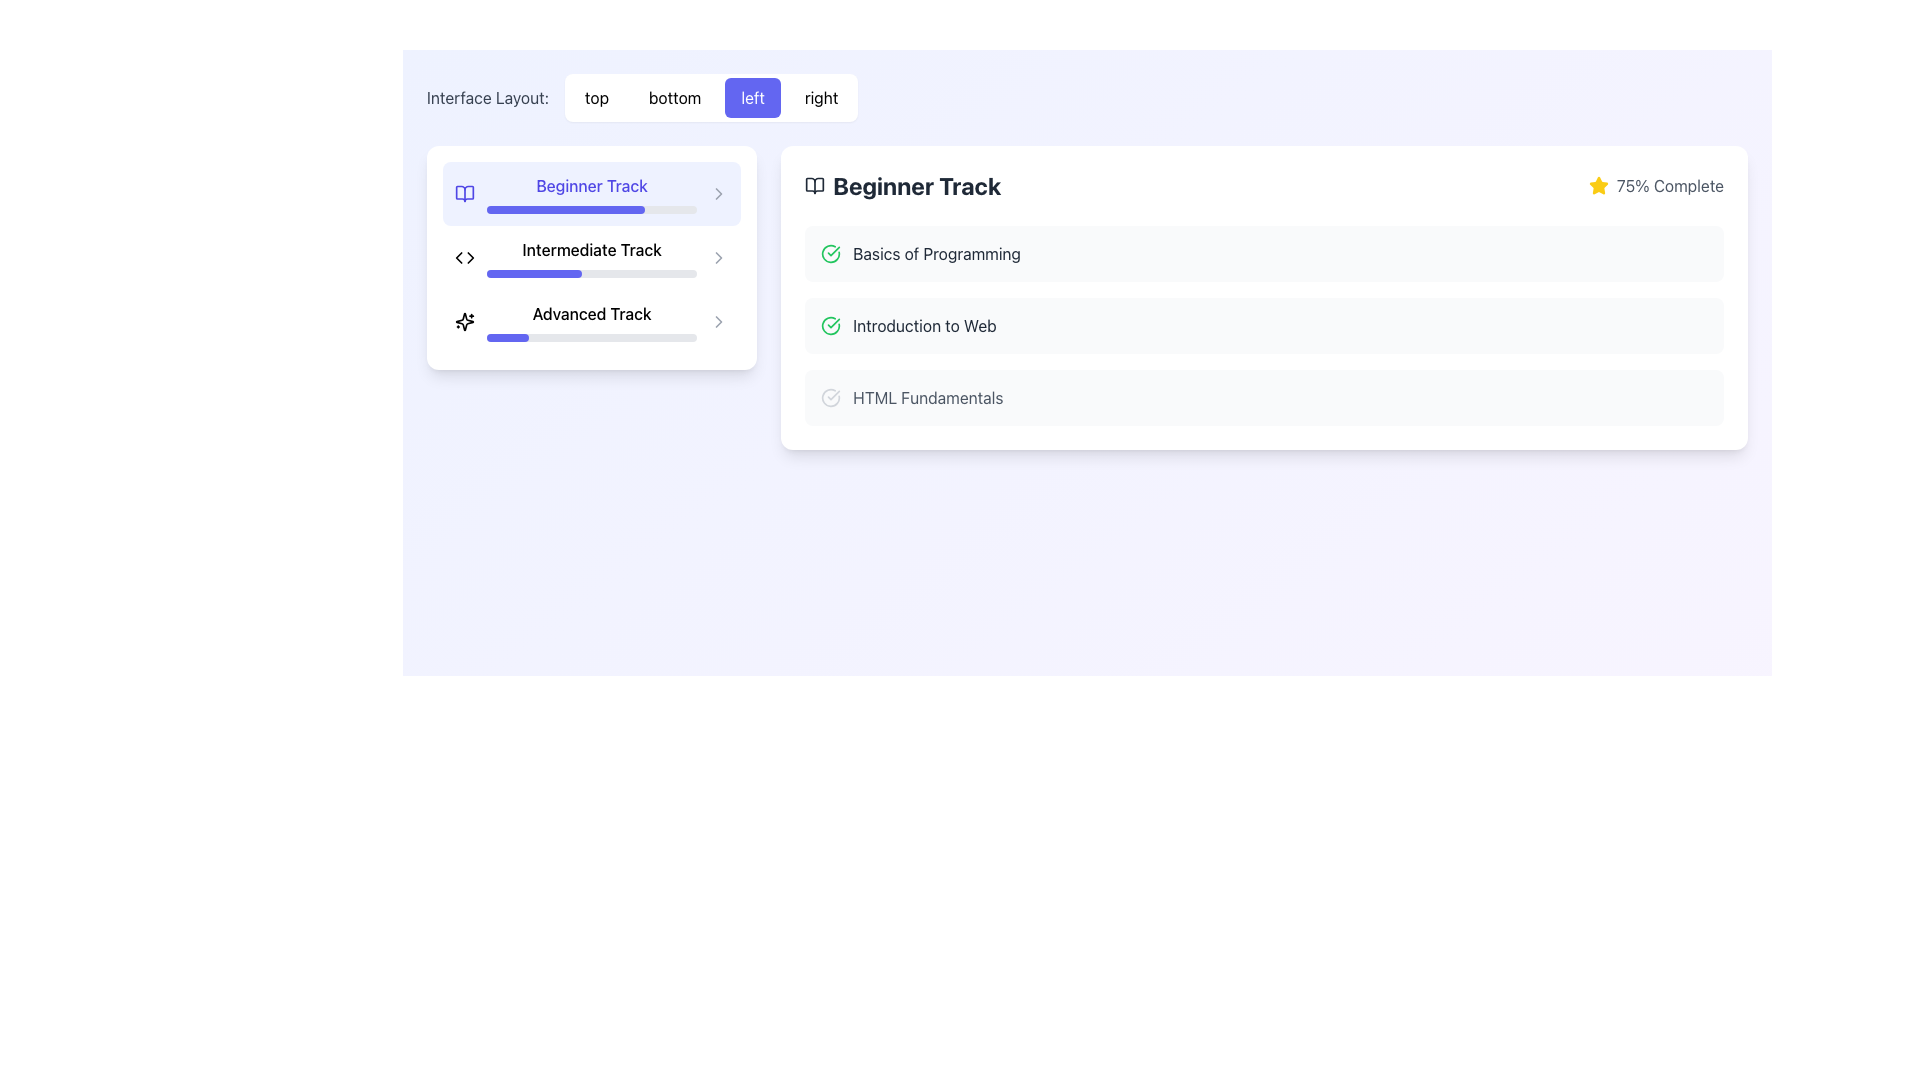 The height and width of the screenshot is (1080, 1920). What do you see at coordinates (469, 257) in the screenshot?
I see `the triangular arrow icon representing navigation for the 'Intermediate Track', located to the left of the text 'Intermediate Track'` at bounding box center [469, 257].